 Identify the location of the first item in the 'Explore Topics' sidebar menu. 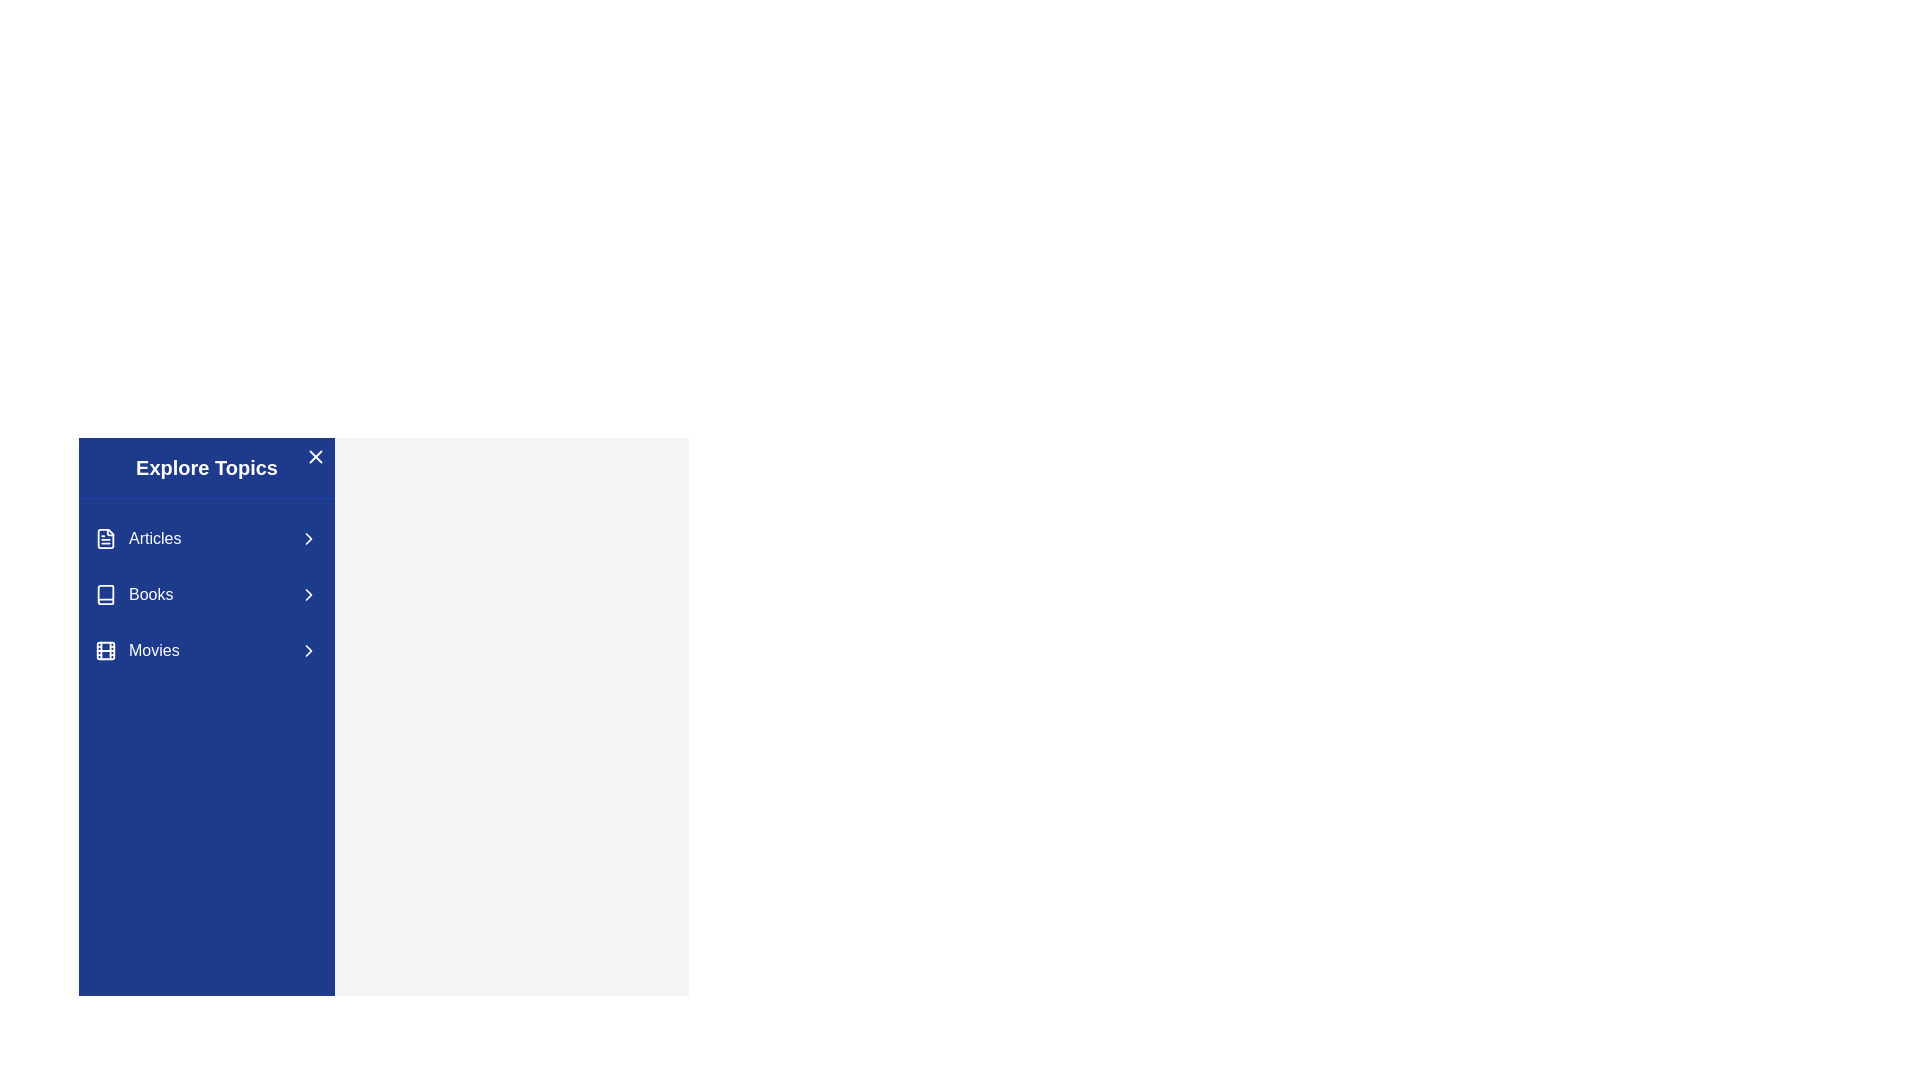
(206, 538).